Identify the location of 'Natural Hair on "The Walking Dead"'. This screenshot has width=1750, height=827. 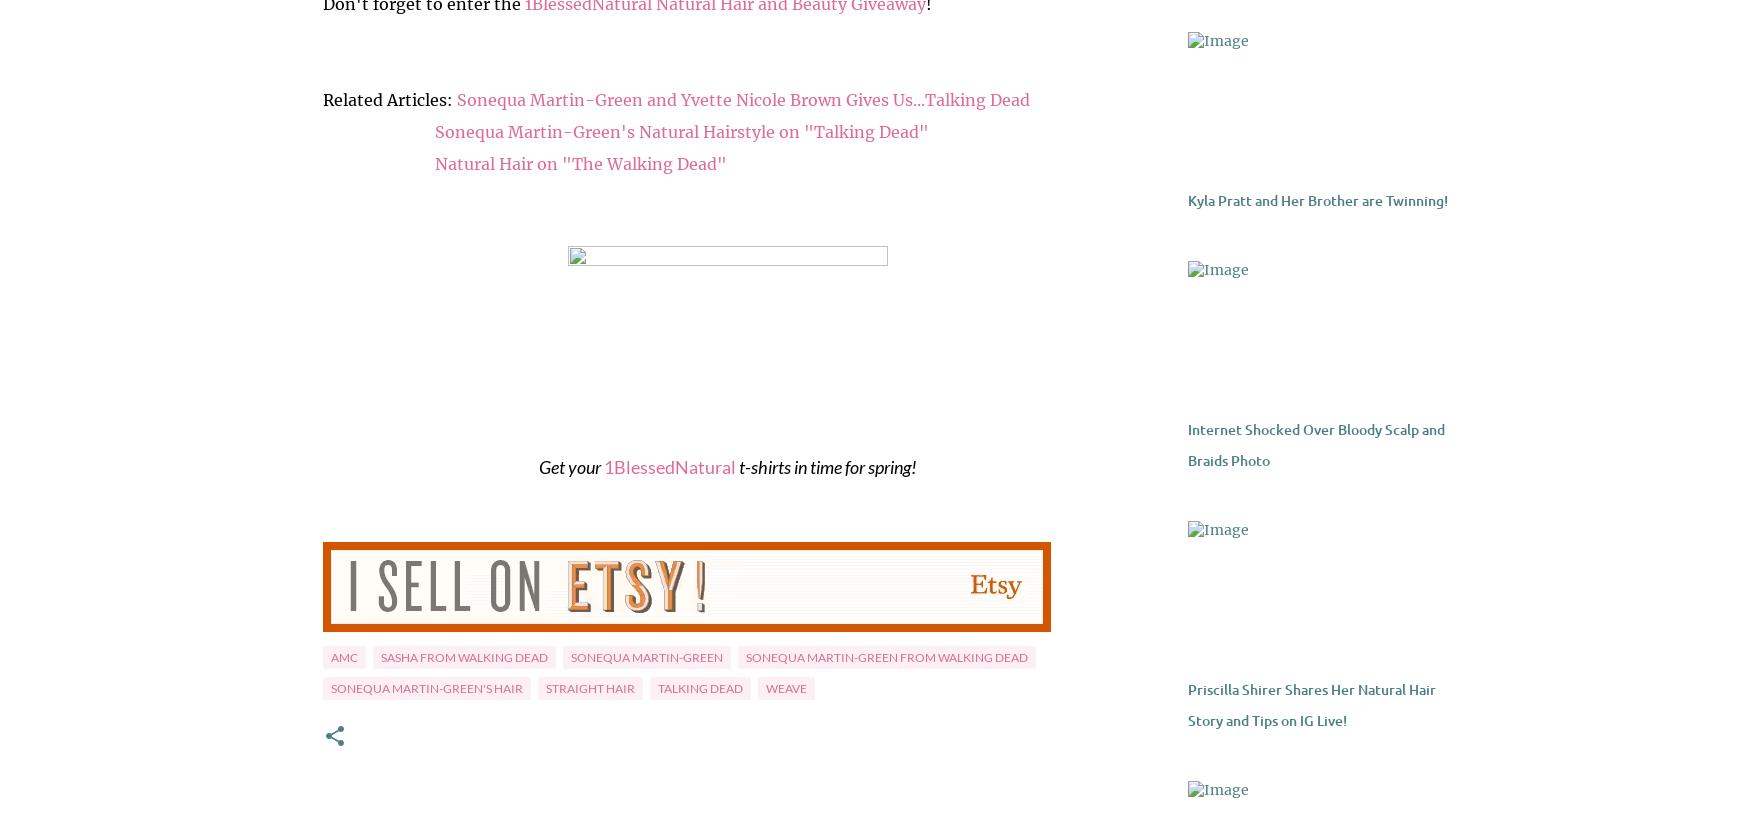
(579, 162).